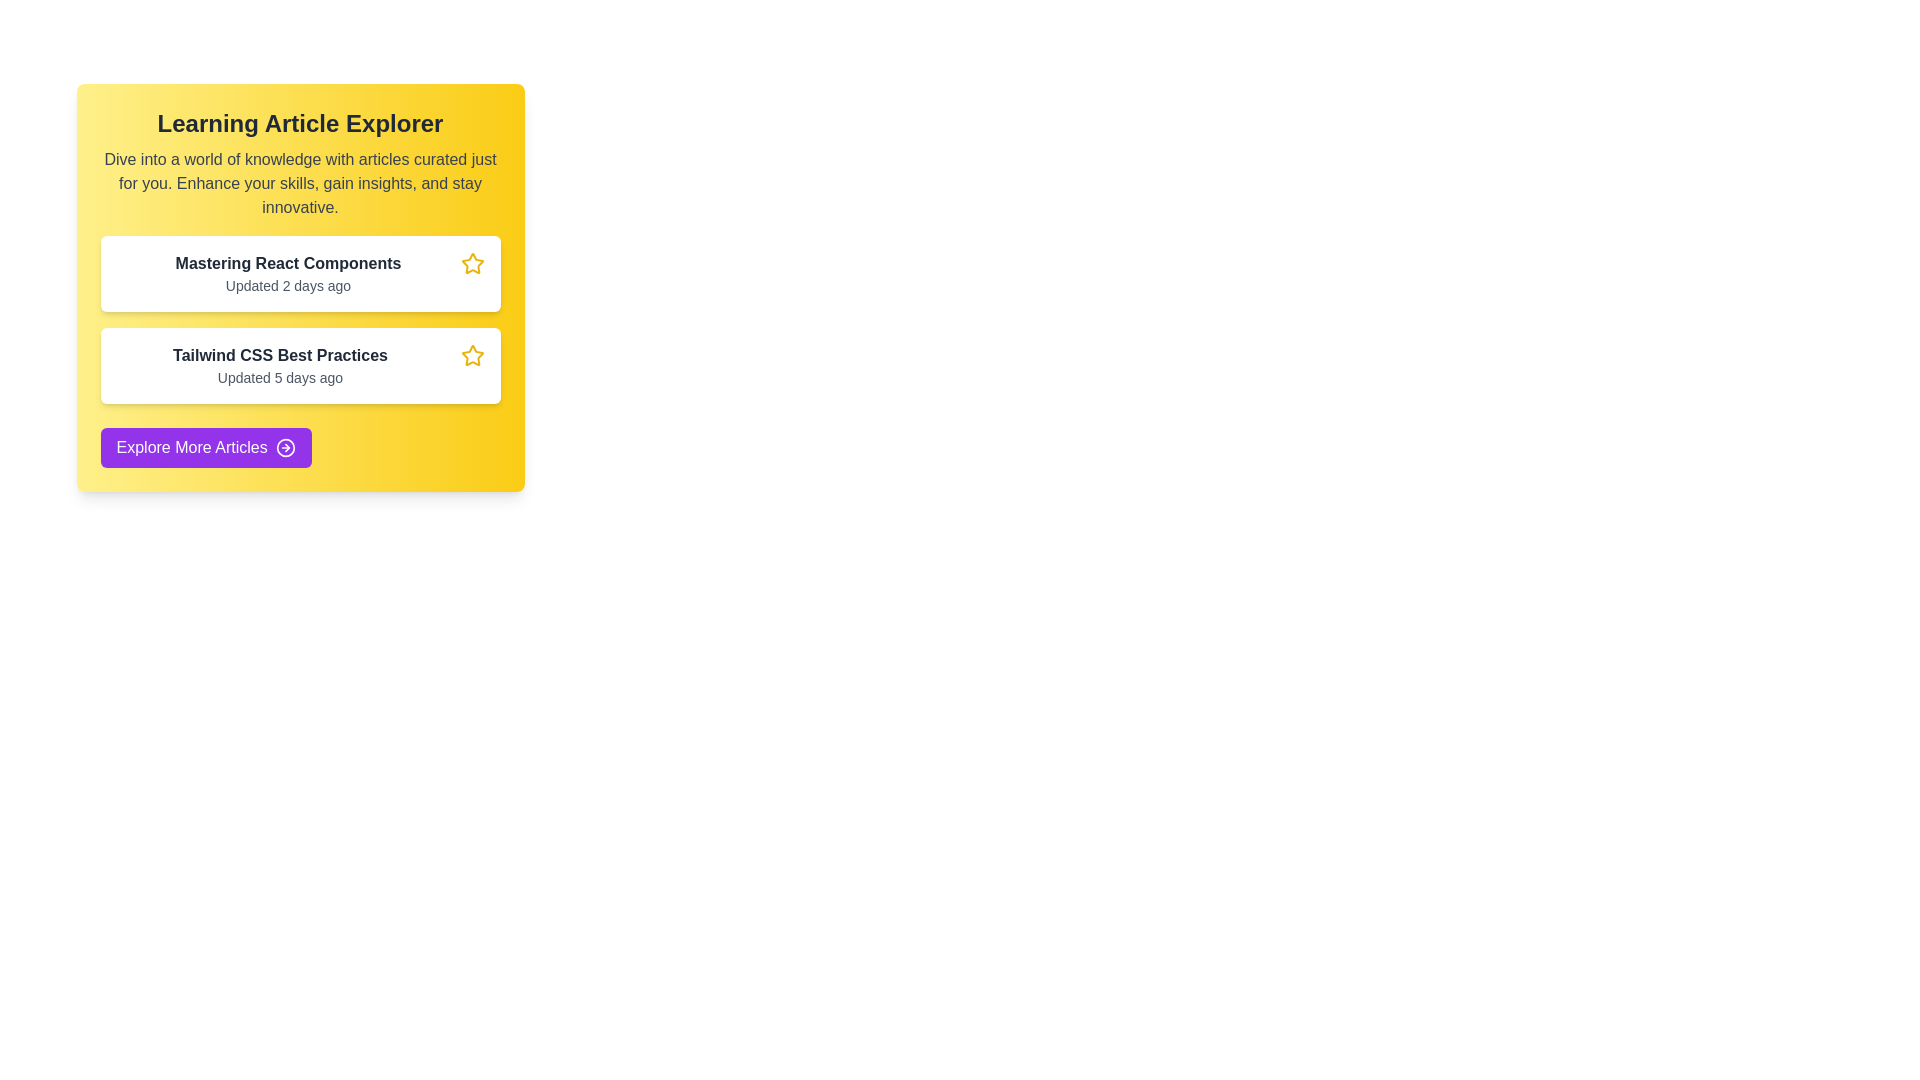 The width and height of the screenshot is (1920, 1080). I want to click on the button containing the right arrow icon inside a circle, which serves as a navigation cue within the card layout, so click(284, 446).